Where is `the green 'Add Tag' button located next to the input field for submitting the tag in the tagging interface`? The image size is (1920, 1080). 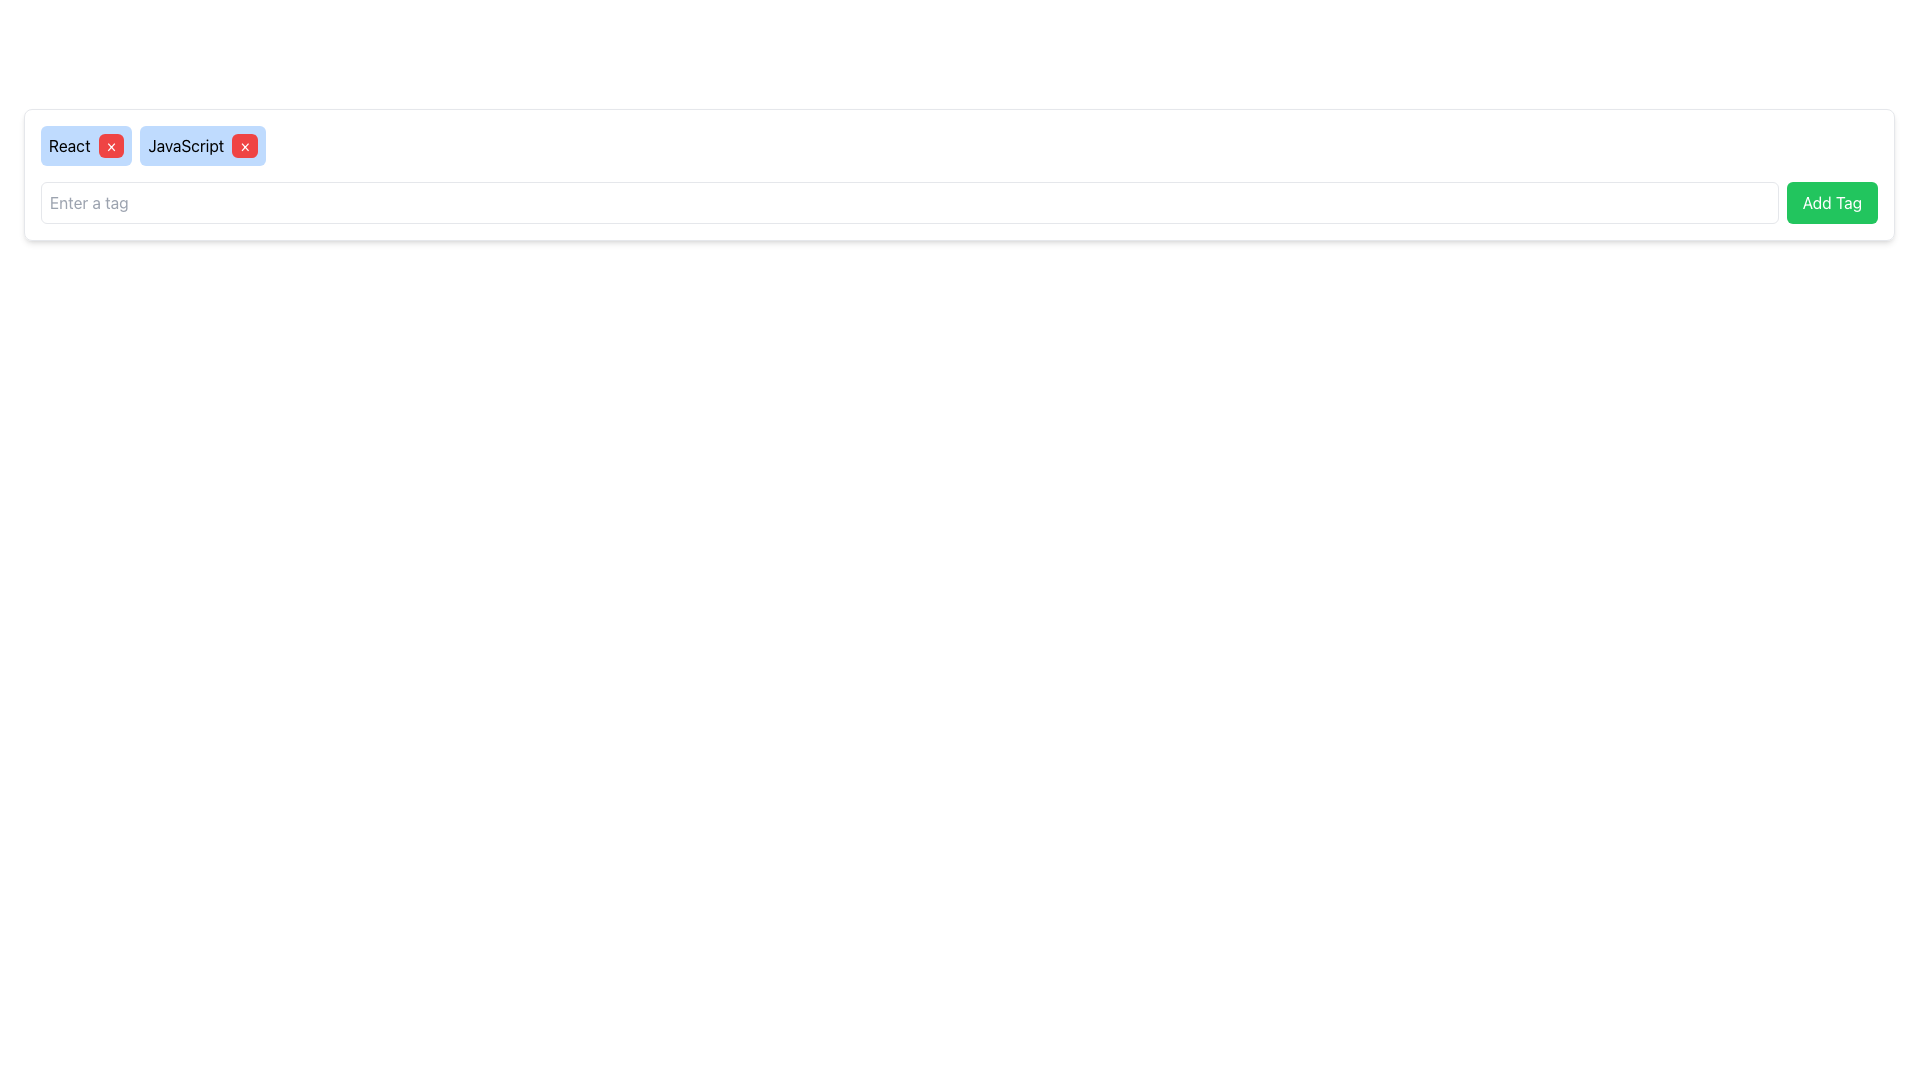 the green 'Add Tag' button located next to the input field for submitting the tag in the tagging interface is located at coordinates (958, 203).